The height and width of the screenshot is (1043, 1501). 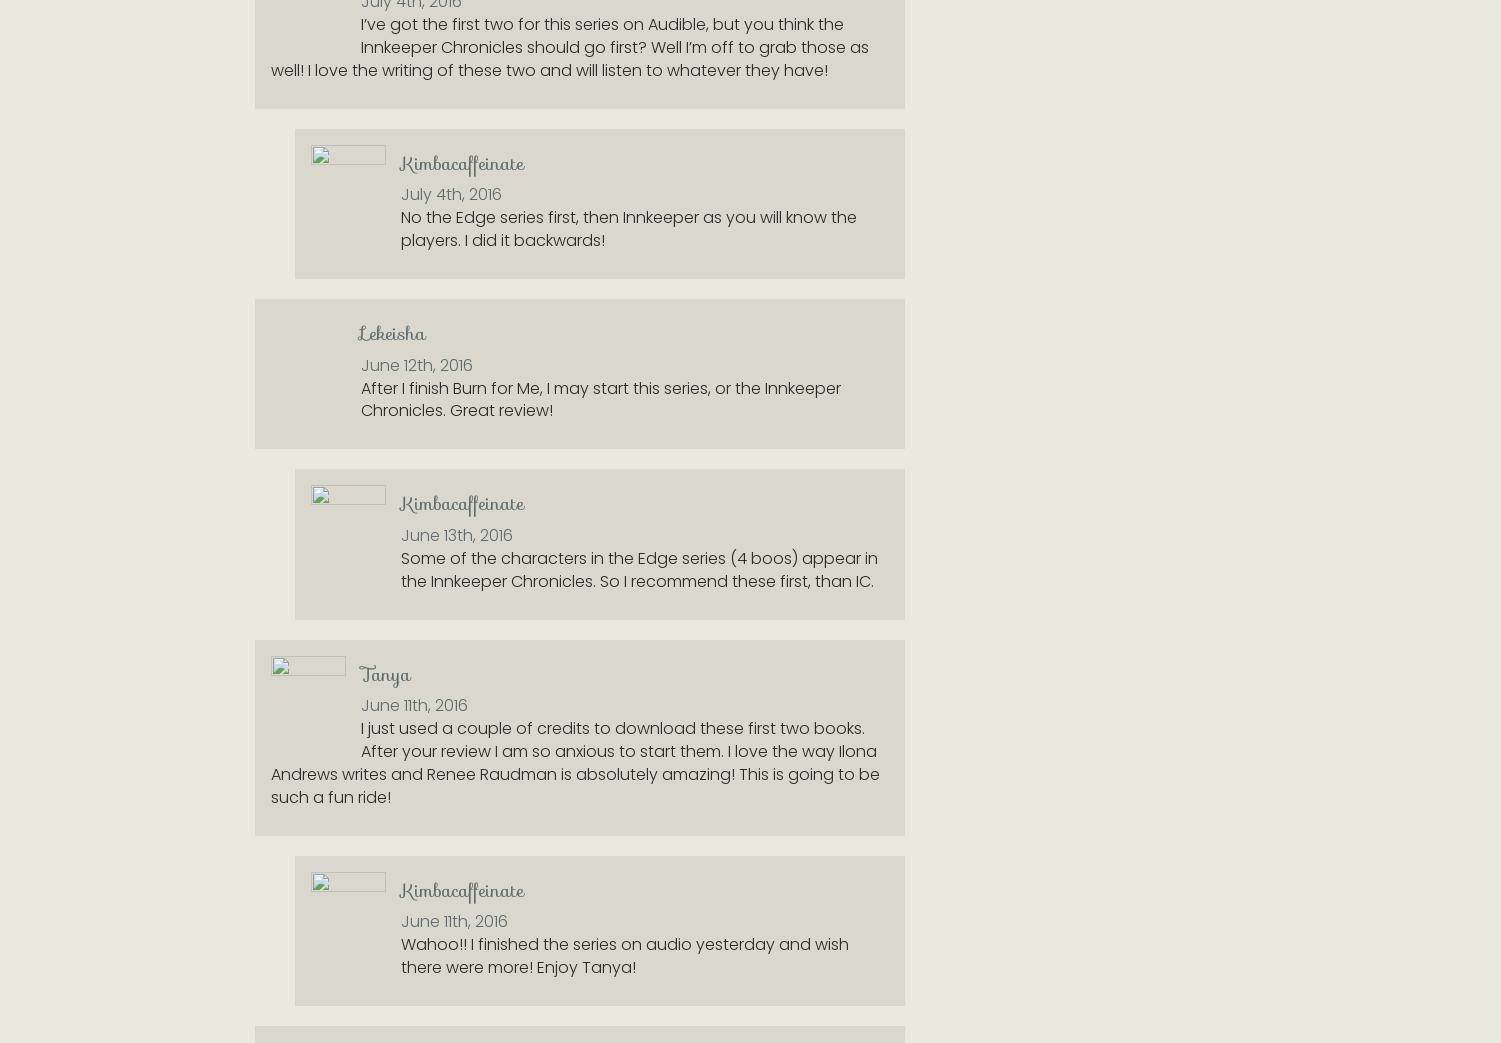 I want to click on 'June 12th, 2016', so click(x=416, y=363).